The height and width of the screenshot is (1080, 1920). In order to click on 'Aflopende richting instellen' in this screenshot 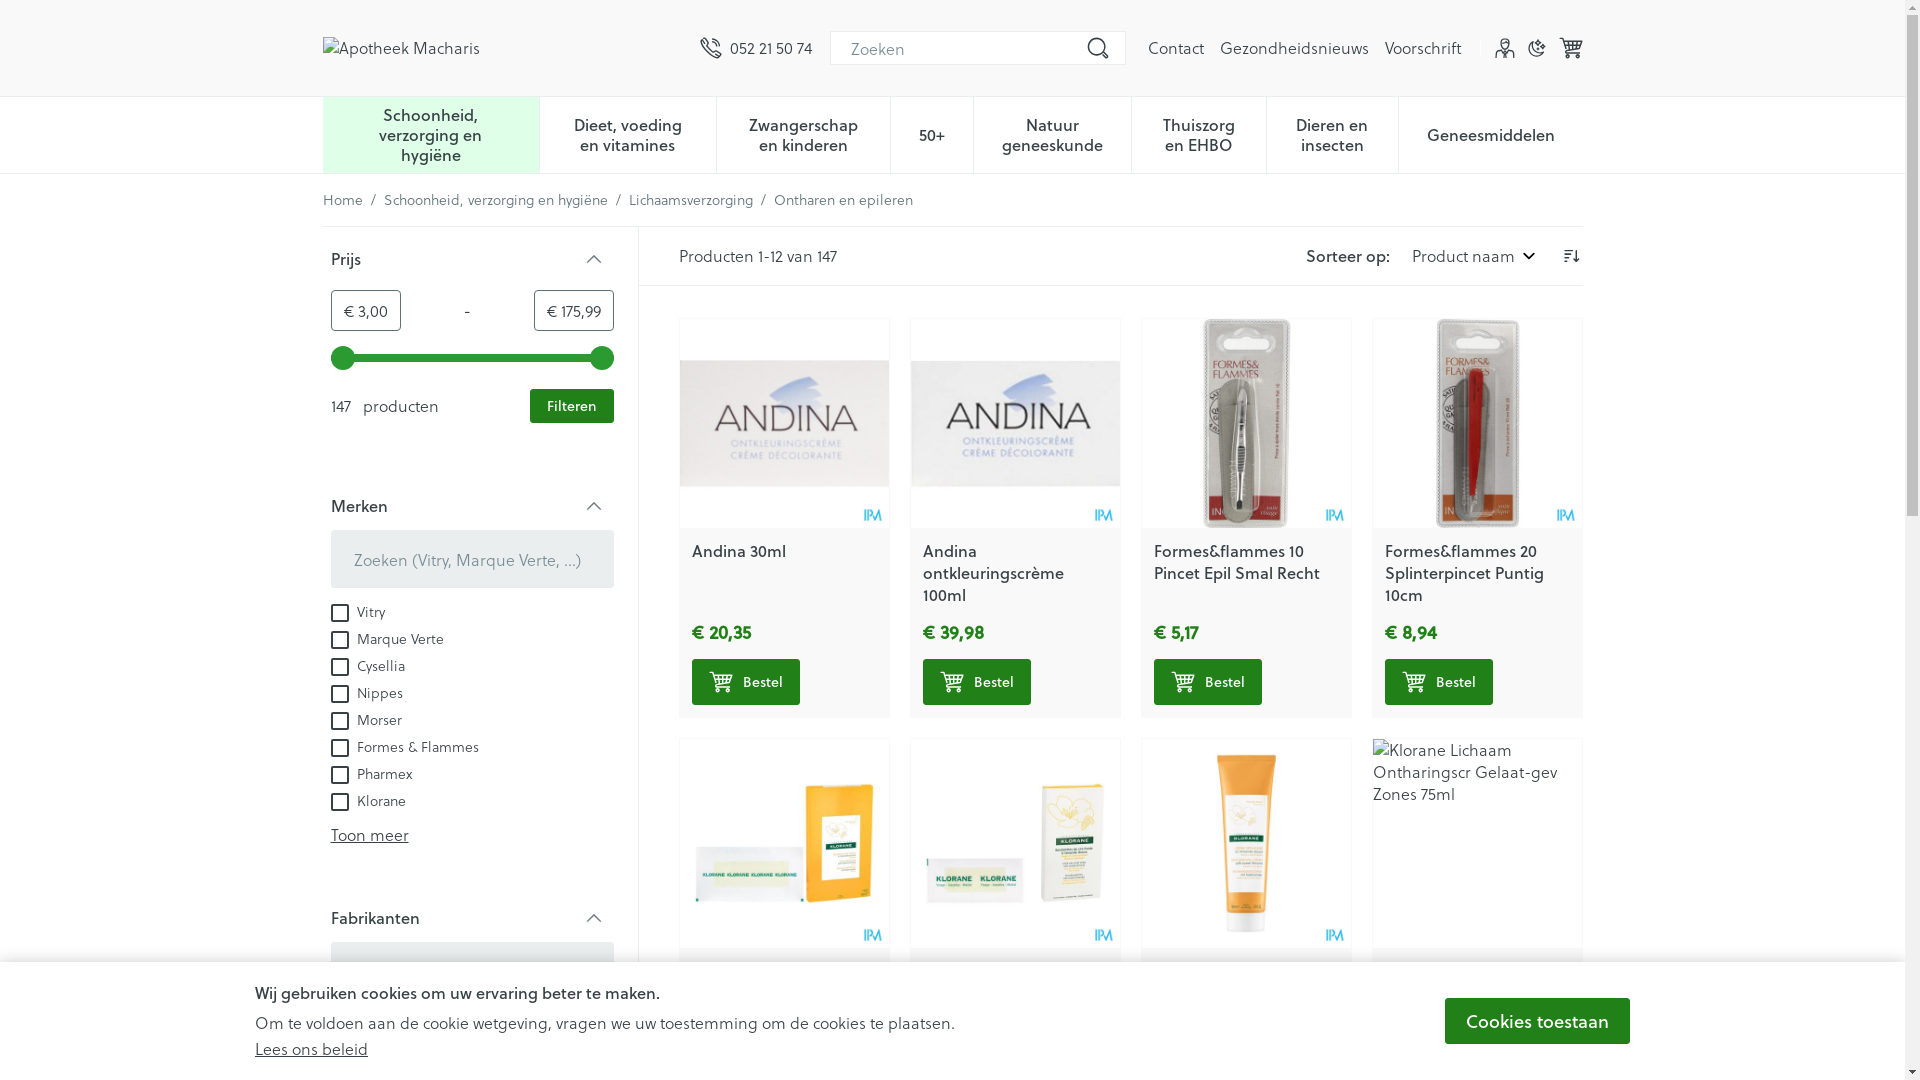, I will do `click(1568, 254)`.